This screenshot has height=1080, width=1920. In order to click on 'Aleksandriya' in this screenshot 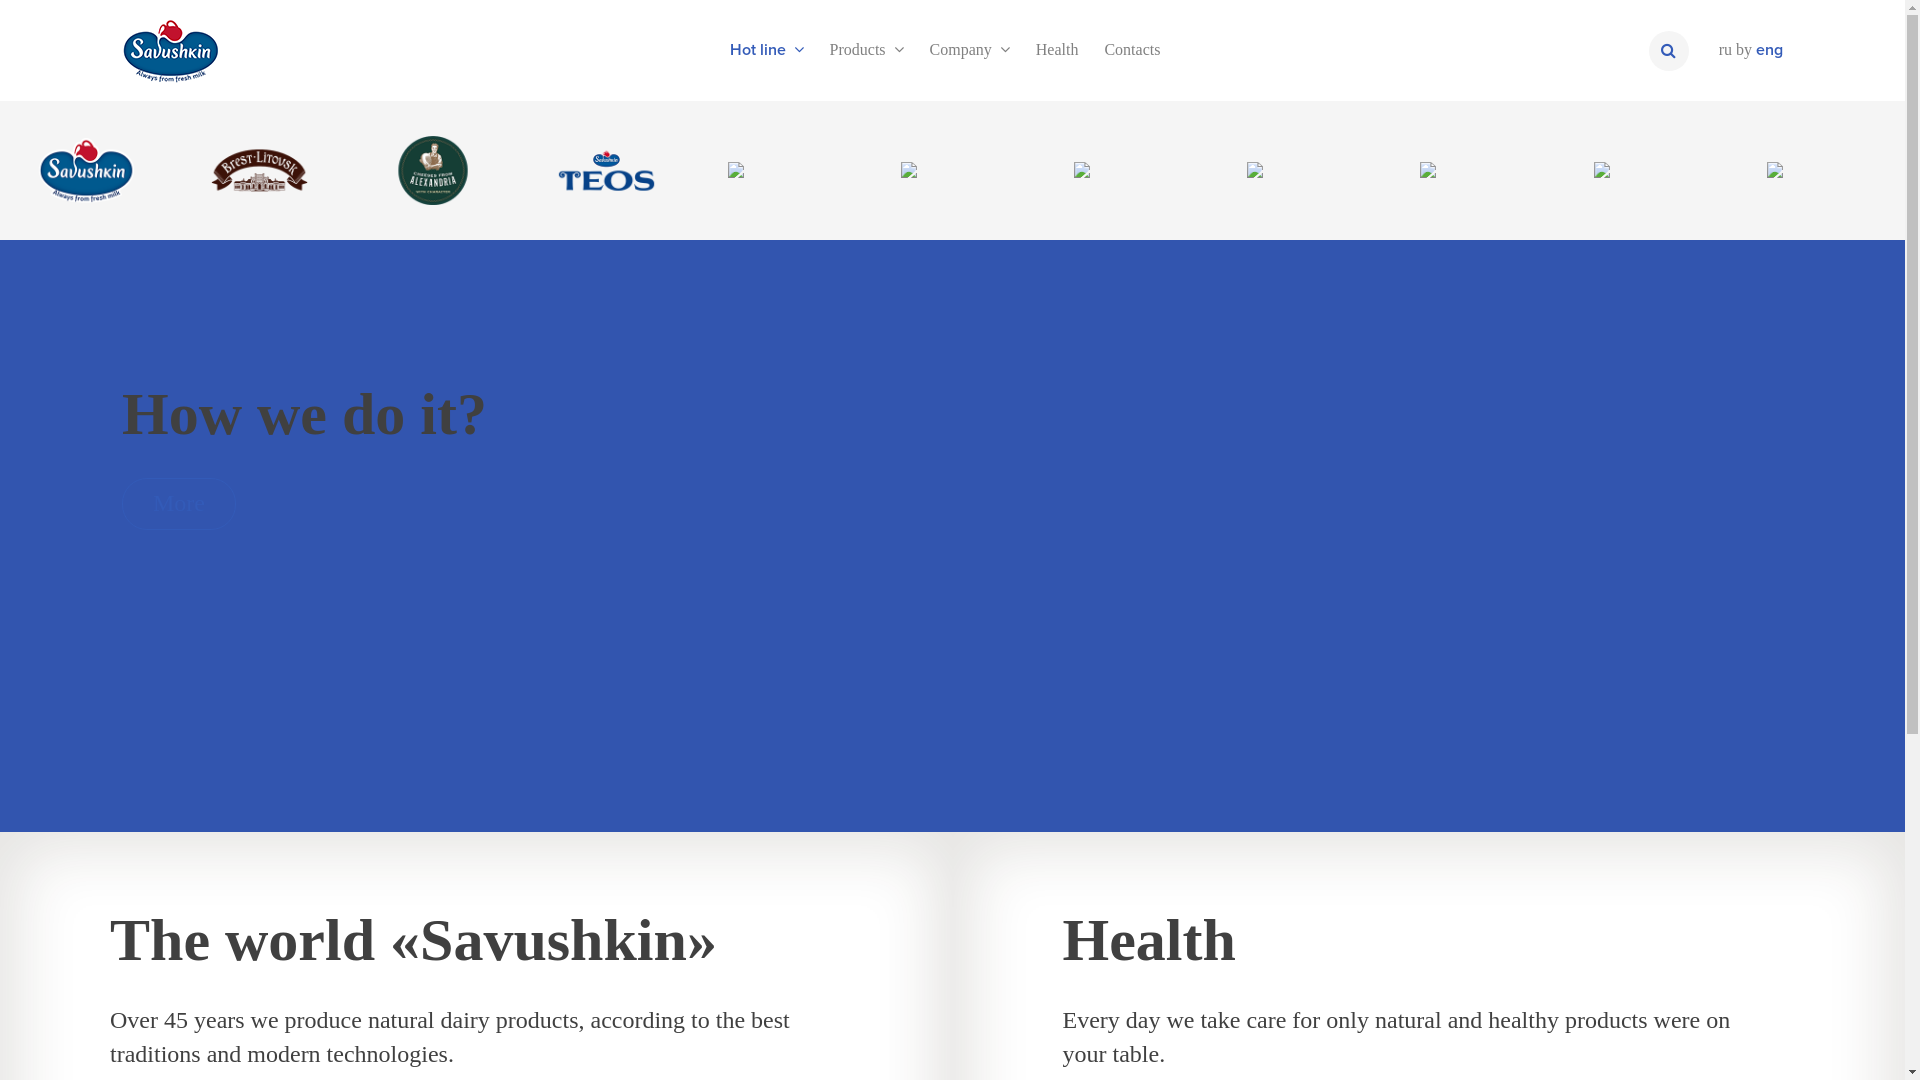, I will do `click(345, 169)`.